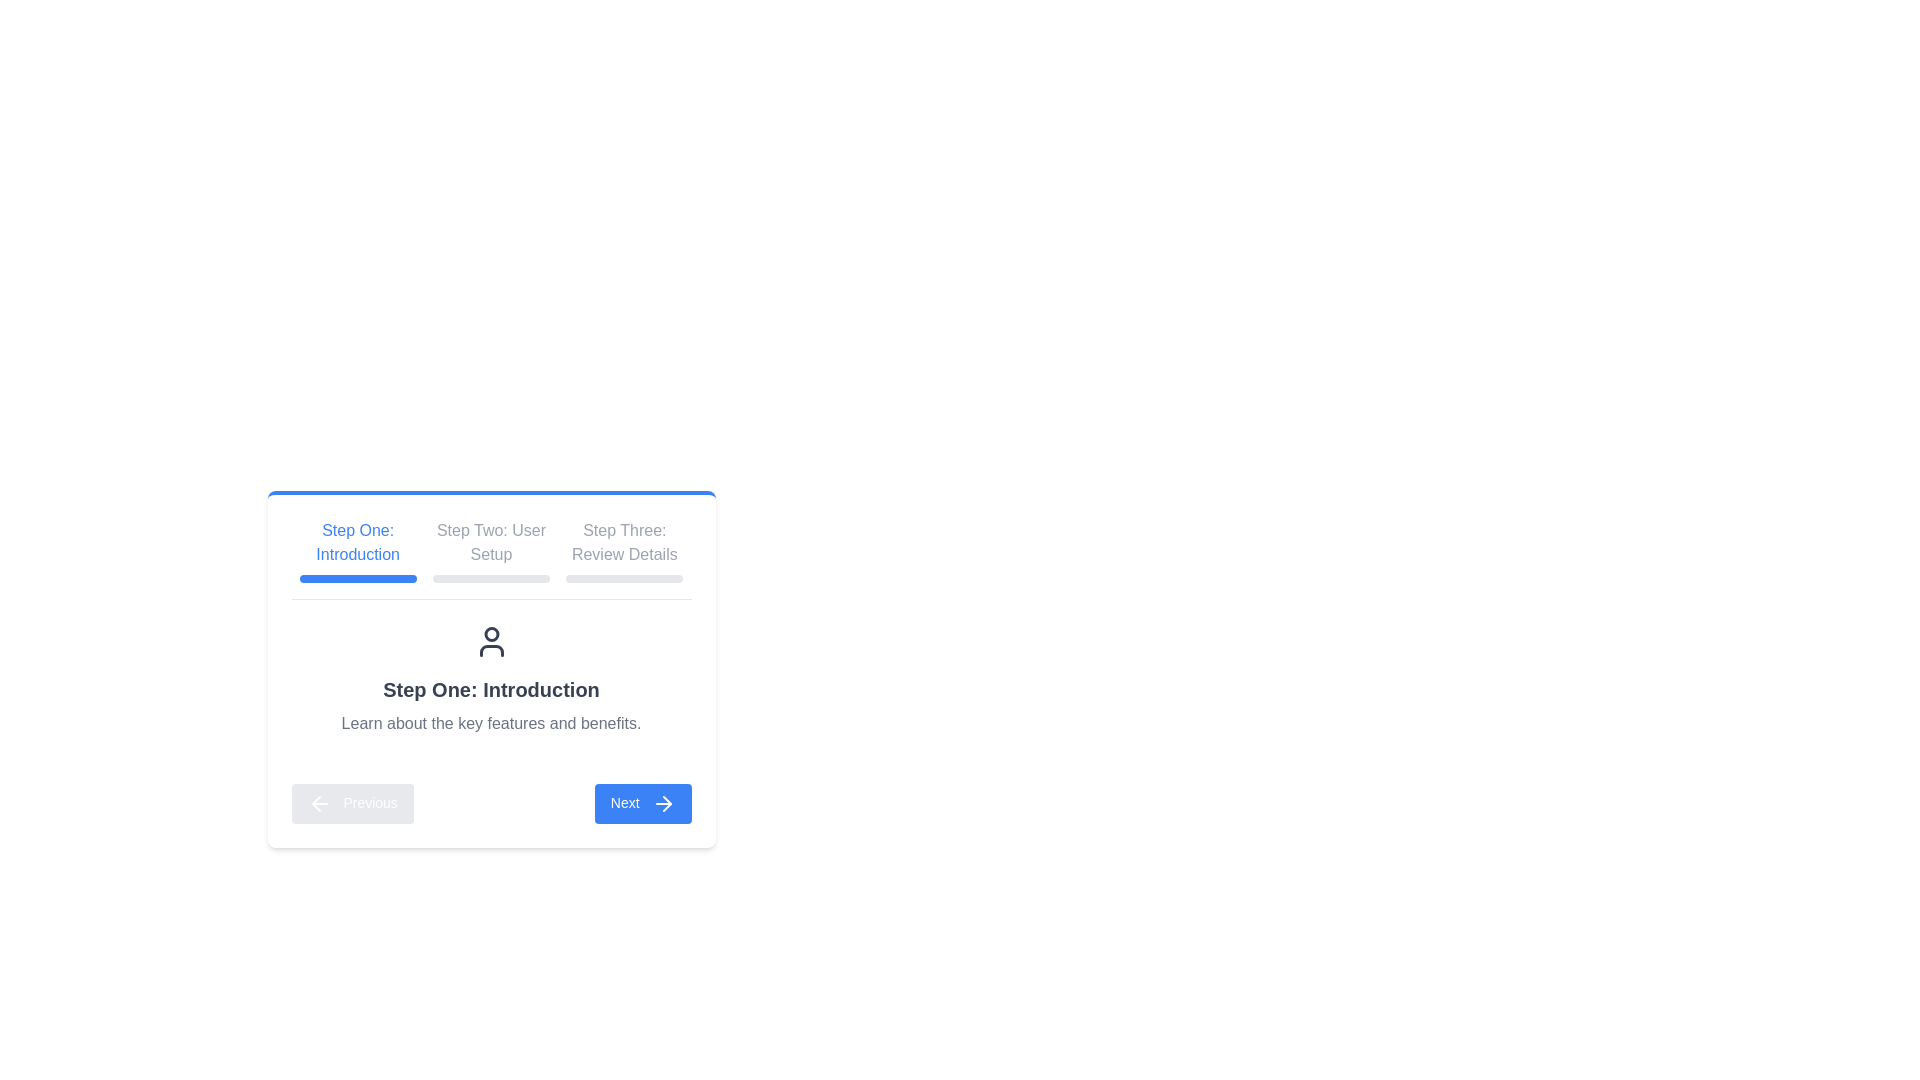  What do you see at coordinates (491, 651) in the screenshot?
I see `the lower curved part of the user icon, which is a decorative component indicating a user-related section, located above the text 'Step One: Introduction'` at bounding box center [491, 651].